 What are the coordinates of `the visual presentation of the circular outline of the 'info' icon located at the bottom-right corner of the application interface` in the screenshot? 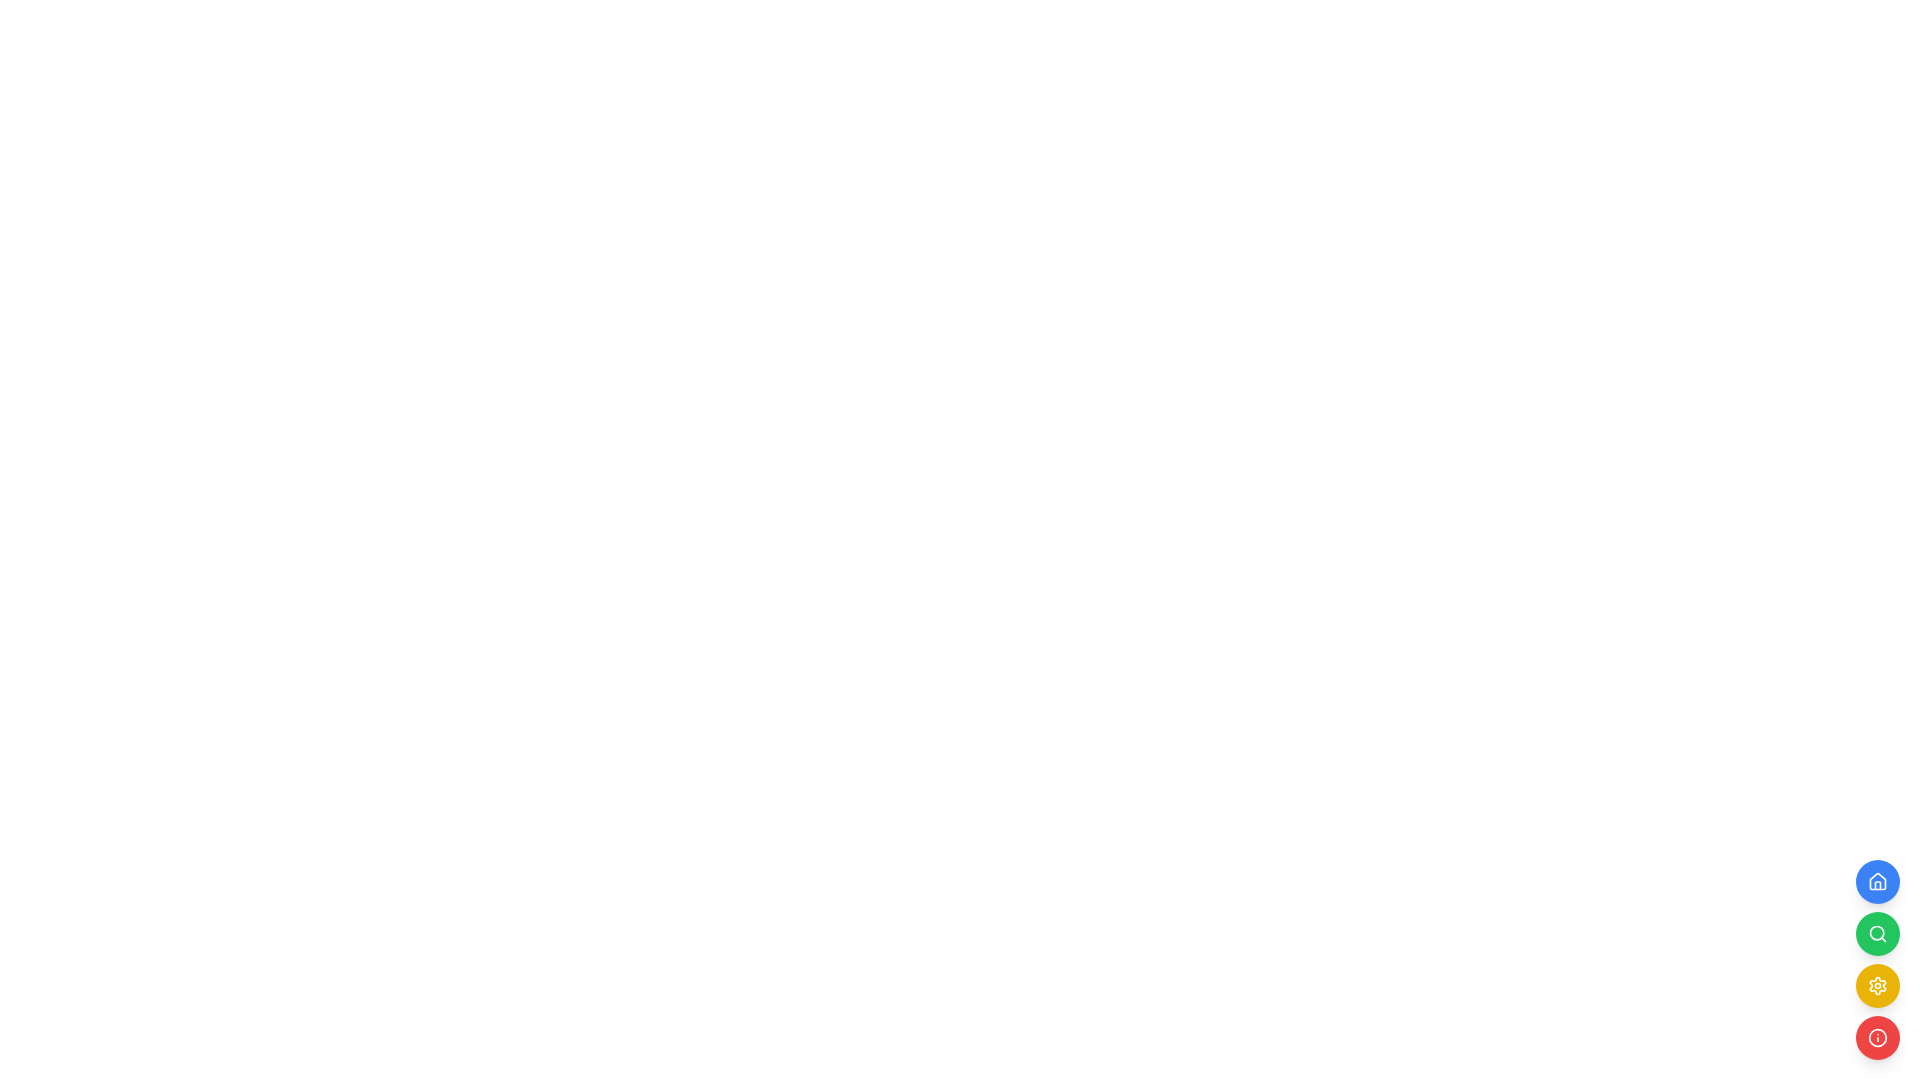 It's located at (1876, 1036).